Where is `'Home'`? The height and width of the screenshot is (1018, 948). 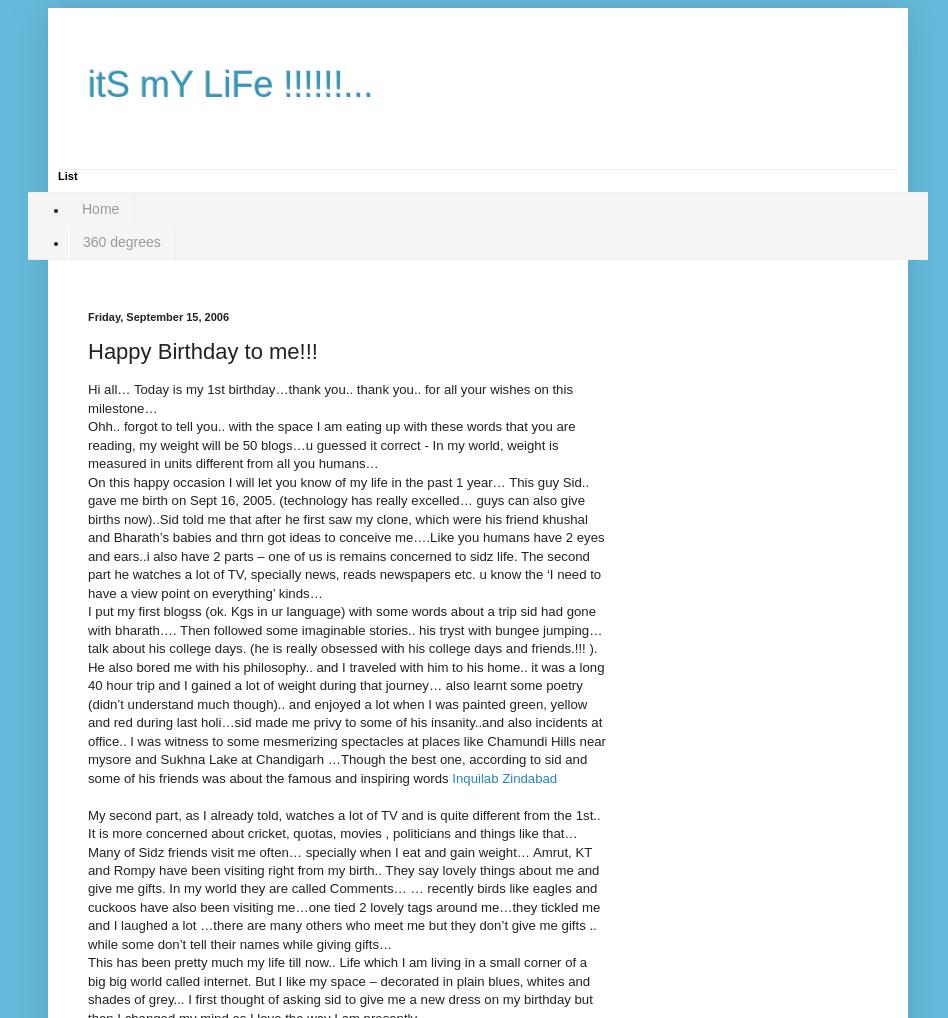
'Home' is located at coordinates (82, 207).